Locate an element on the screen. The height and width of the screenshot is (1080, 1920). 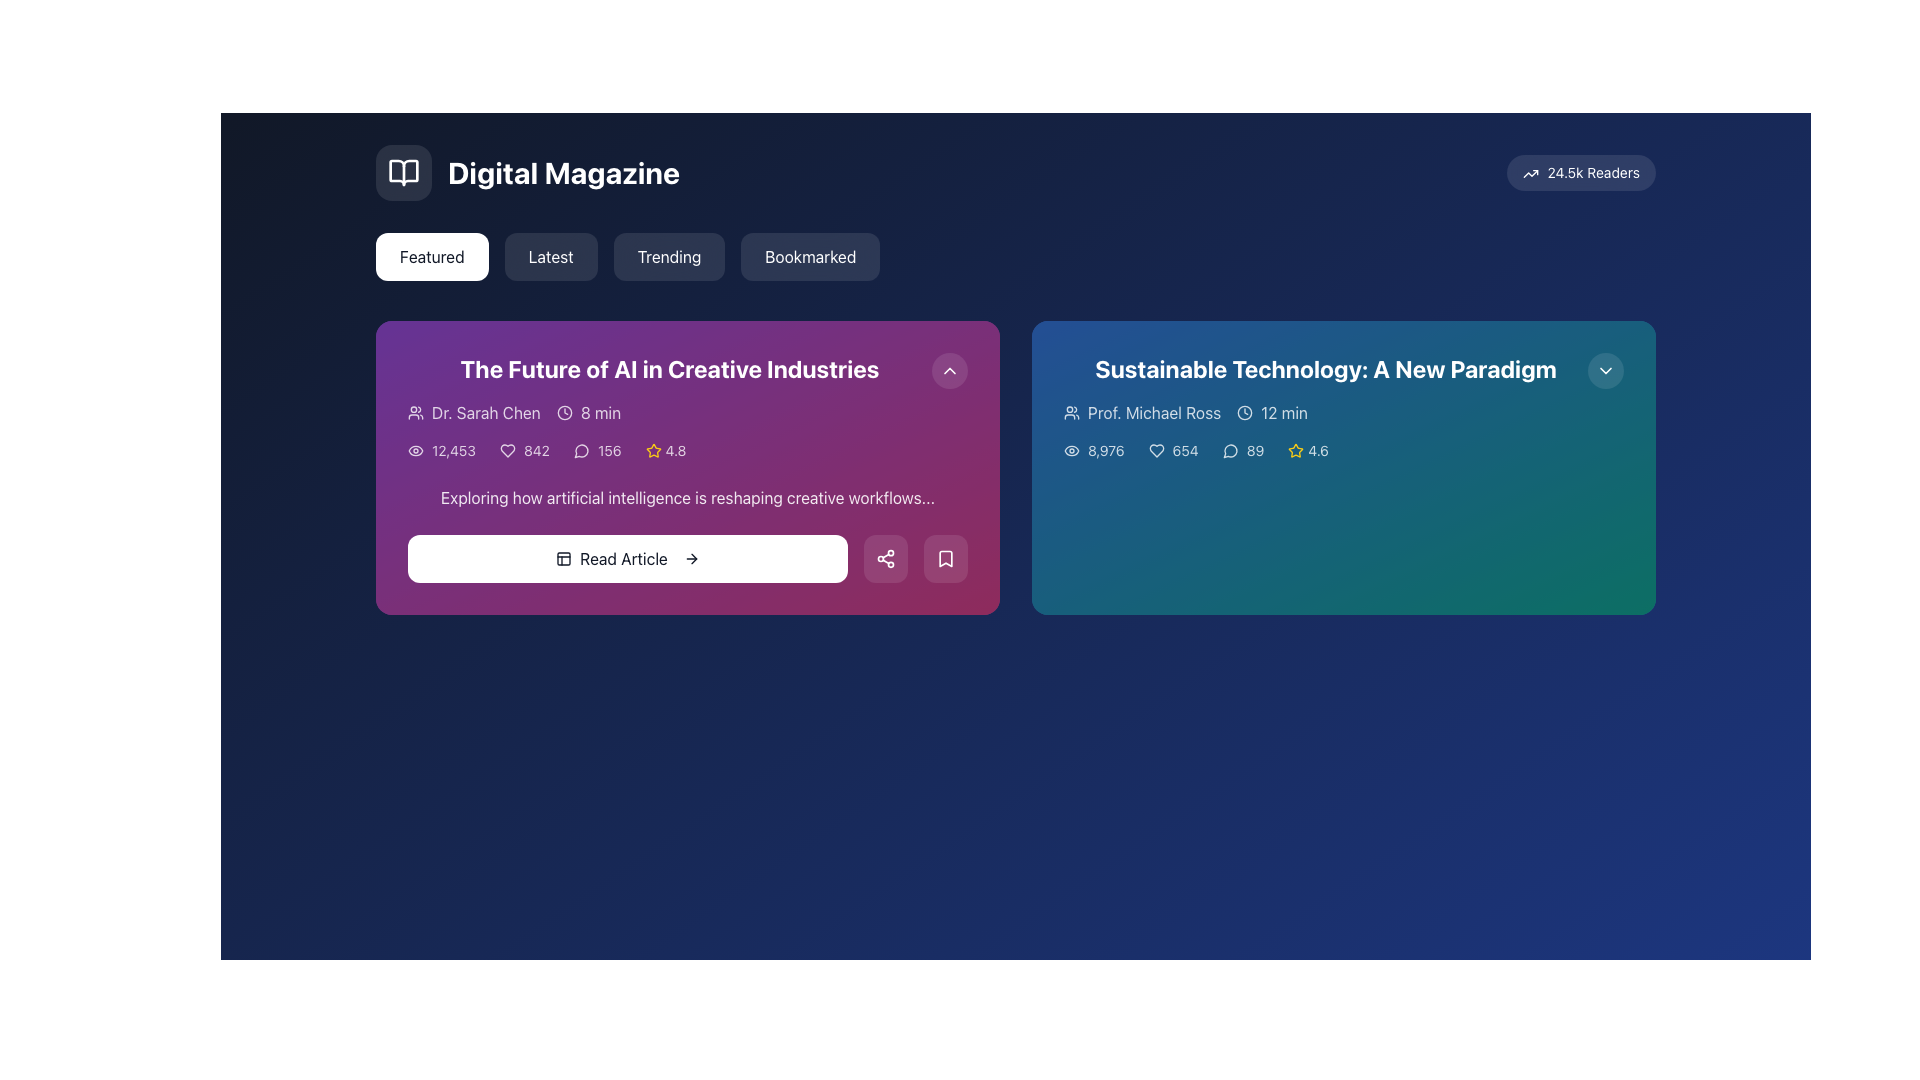
the label displaying 'Dr. Sarah Chen' with a person icon is located at coordinates (473, 411).